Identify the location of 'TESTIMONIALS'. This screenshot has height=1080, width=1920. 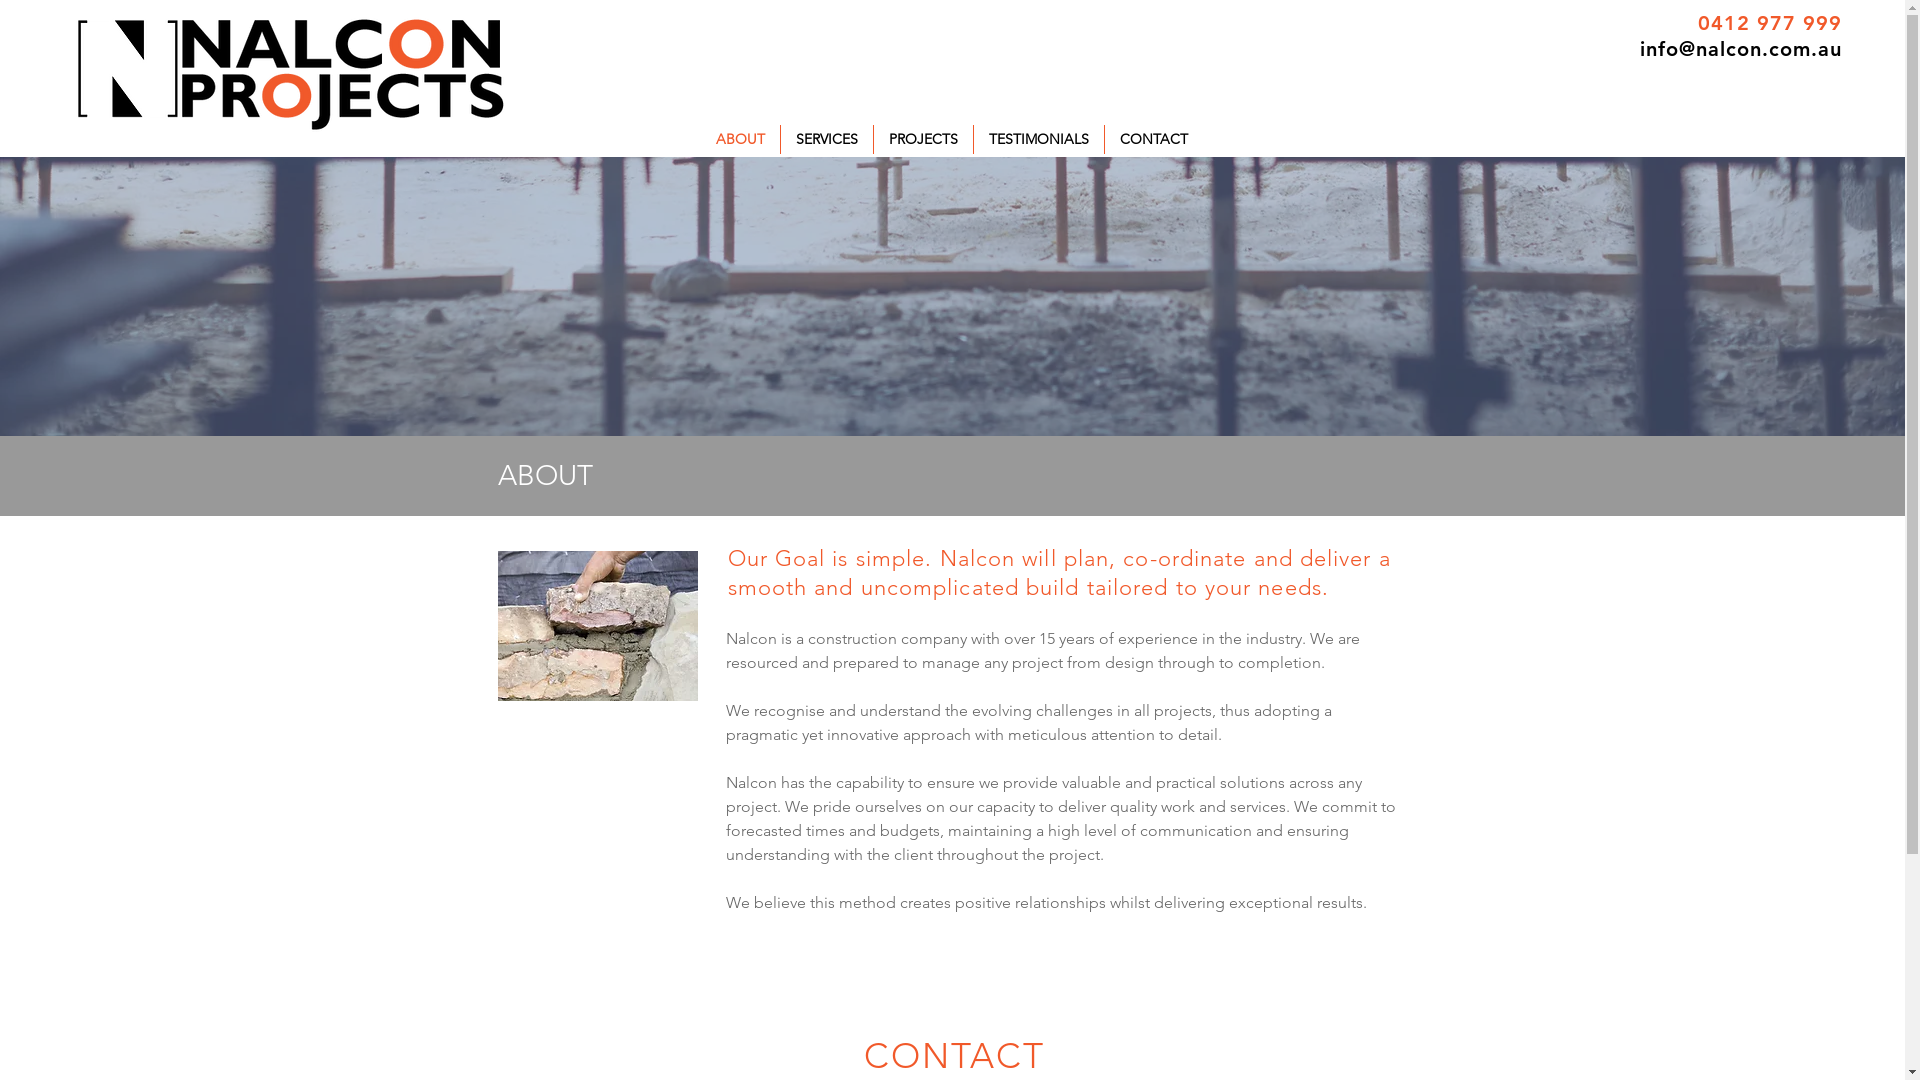
(1038, 138).